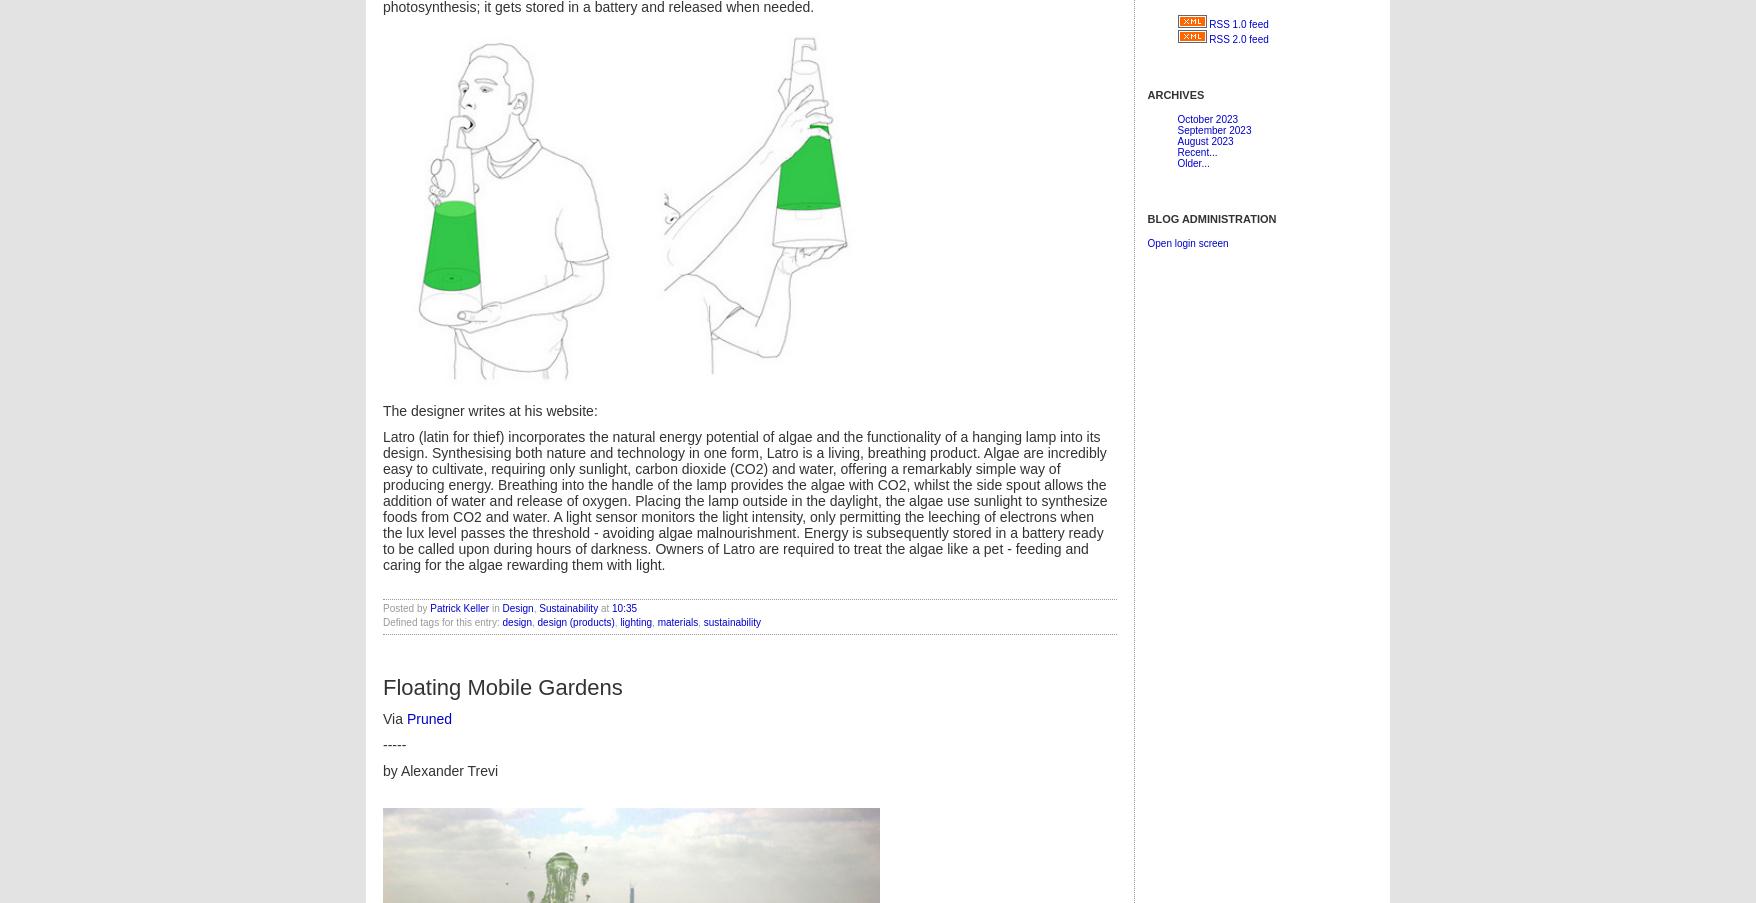 The height and width of the screenshot is (903, 1756). Describe the element at coordinates (381, 769) in the screenshot. I see `'by'` at that location.